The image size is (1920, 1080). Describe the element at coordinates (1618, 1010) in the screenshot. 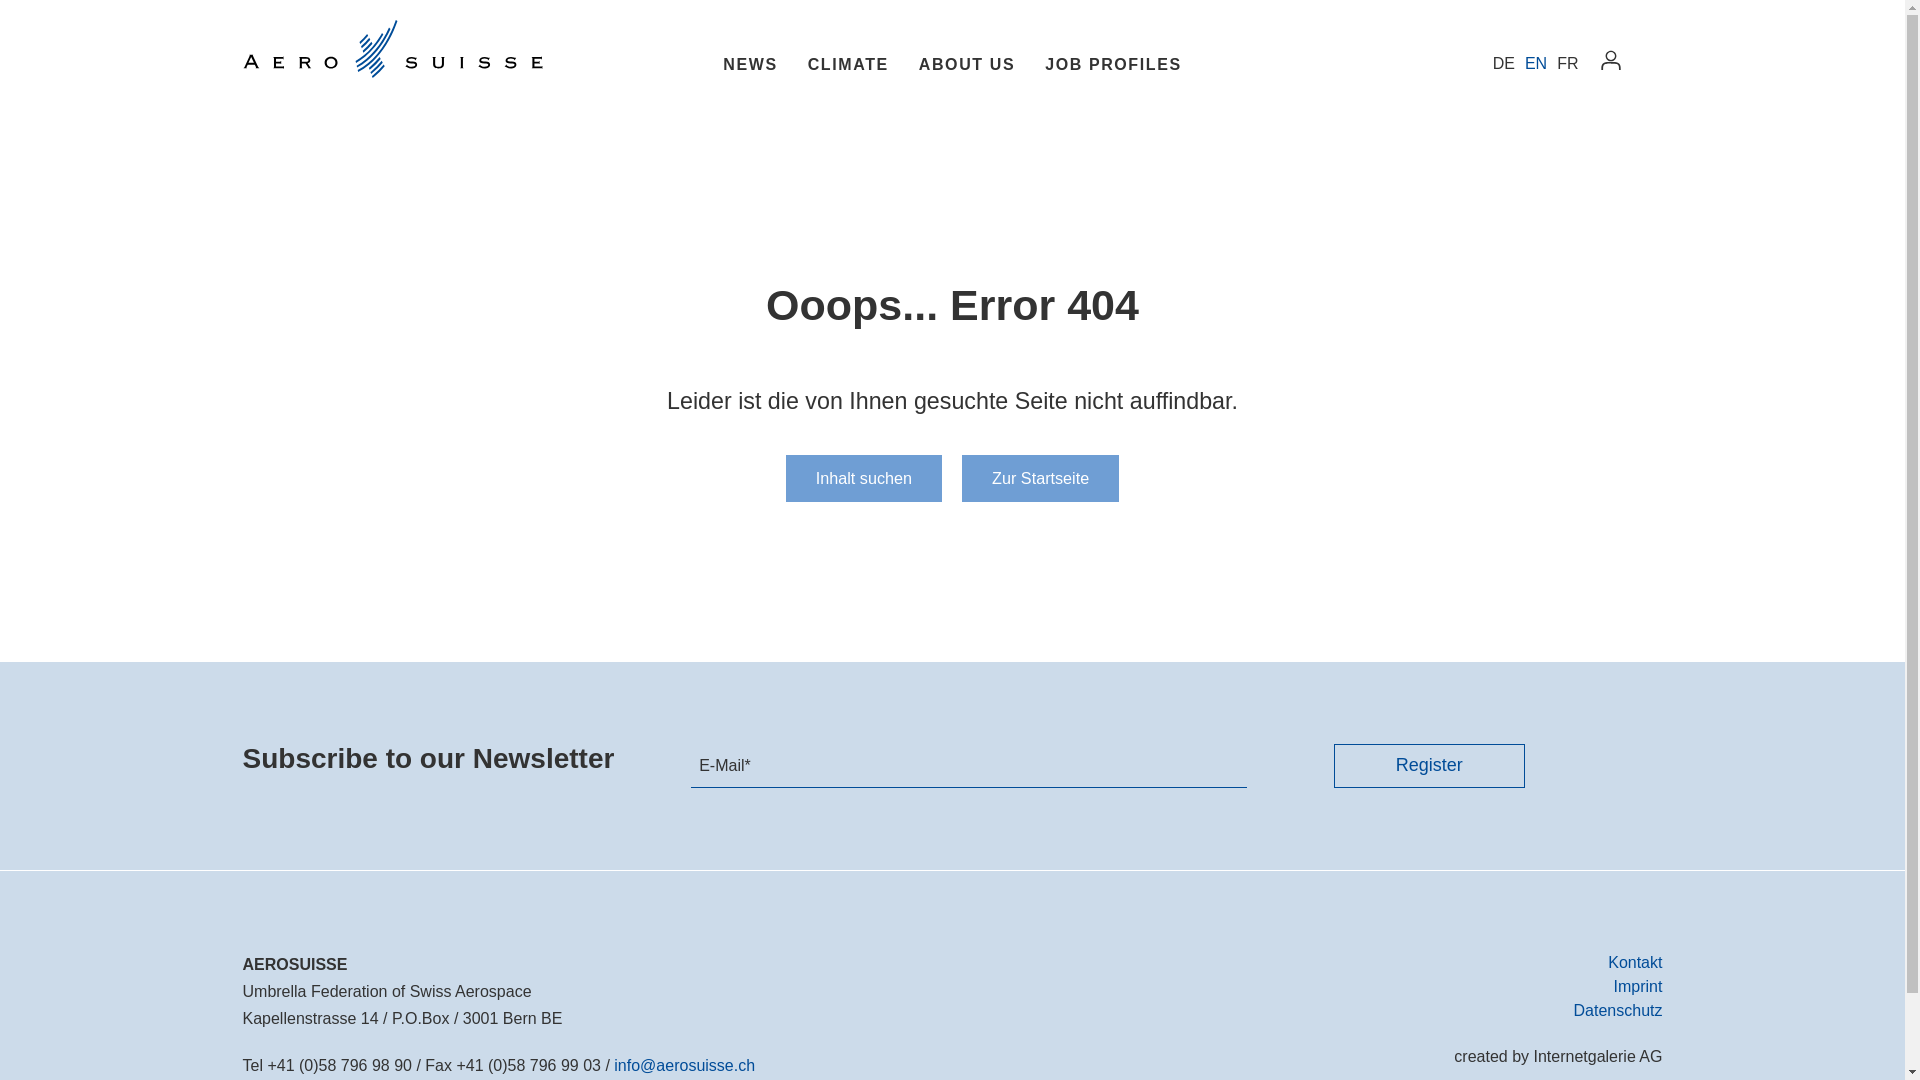

I see `'Datenschutz'` at that location.